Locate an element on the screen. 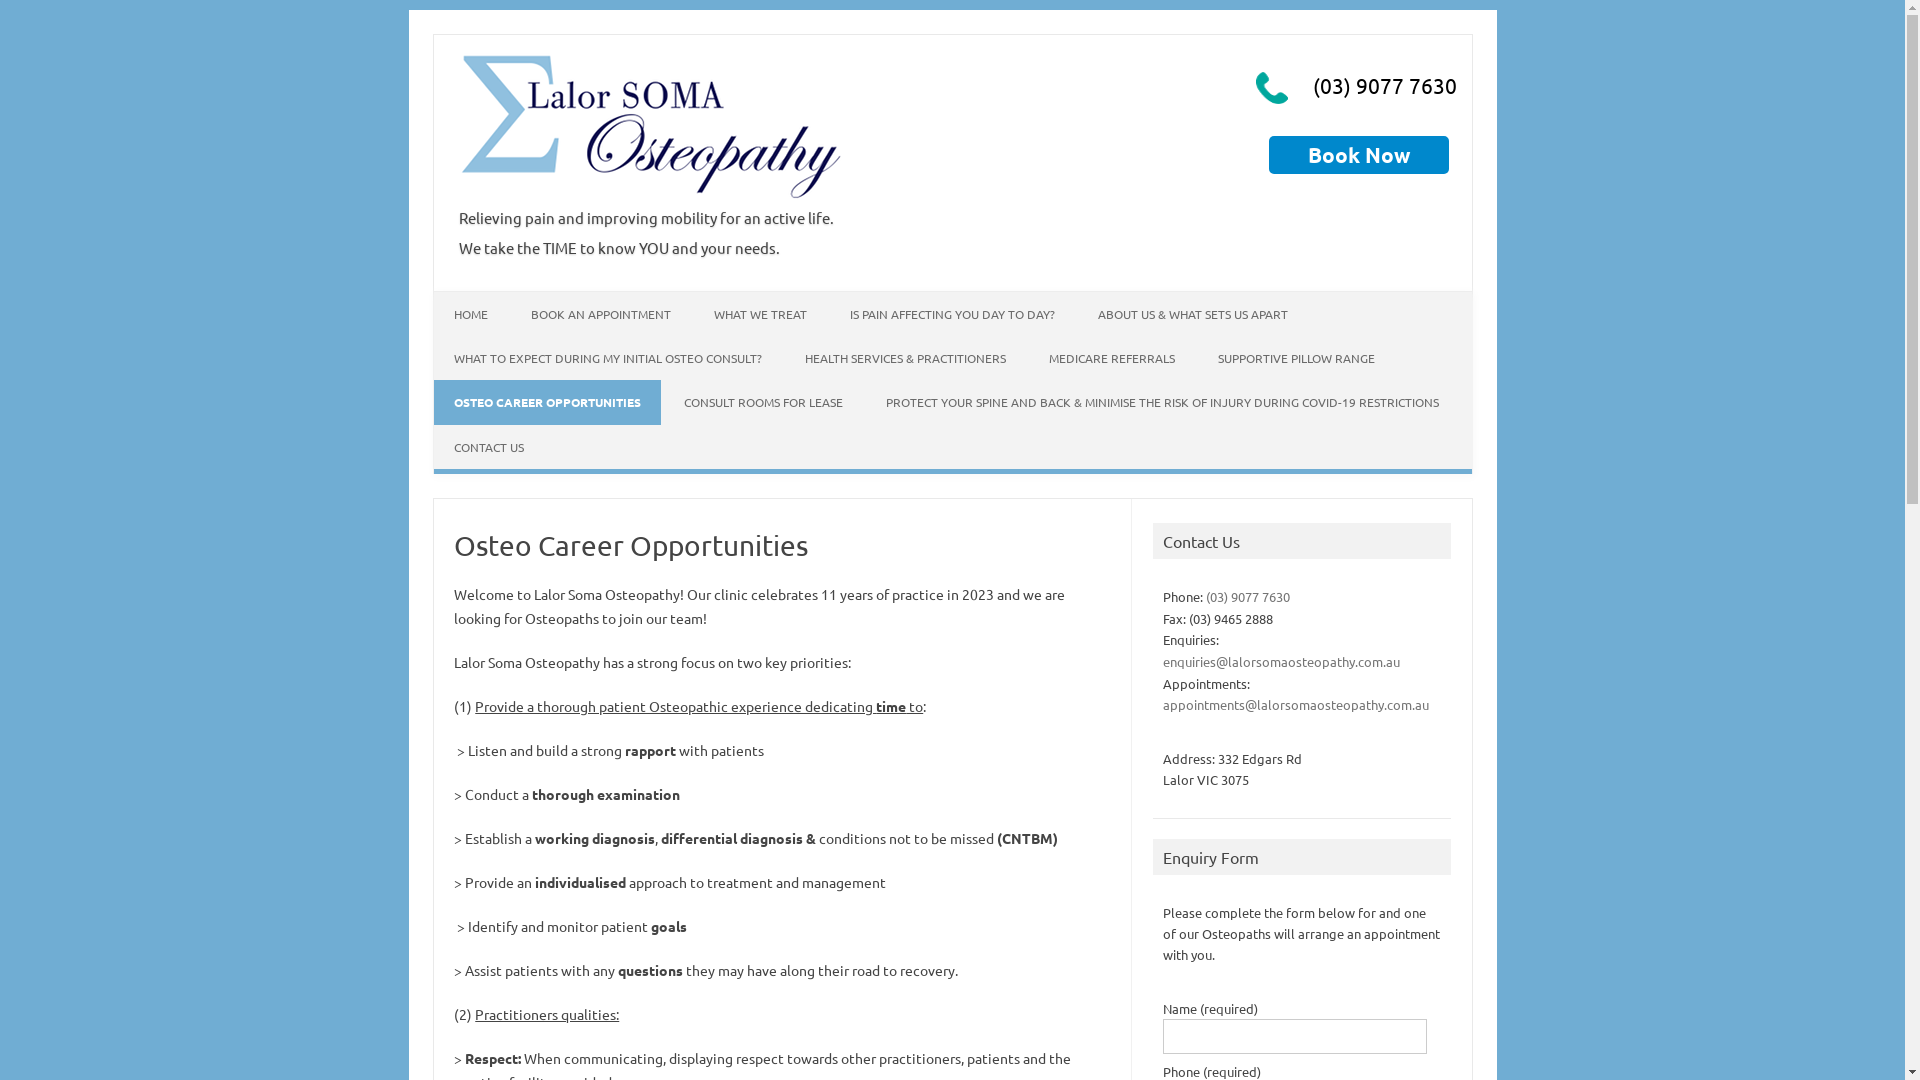 The width and height of the screenshot is (1920, 1080). 'CONSULT ROOMS FOR LEASE' is located at coordinates (762, 401).